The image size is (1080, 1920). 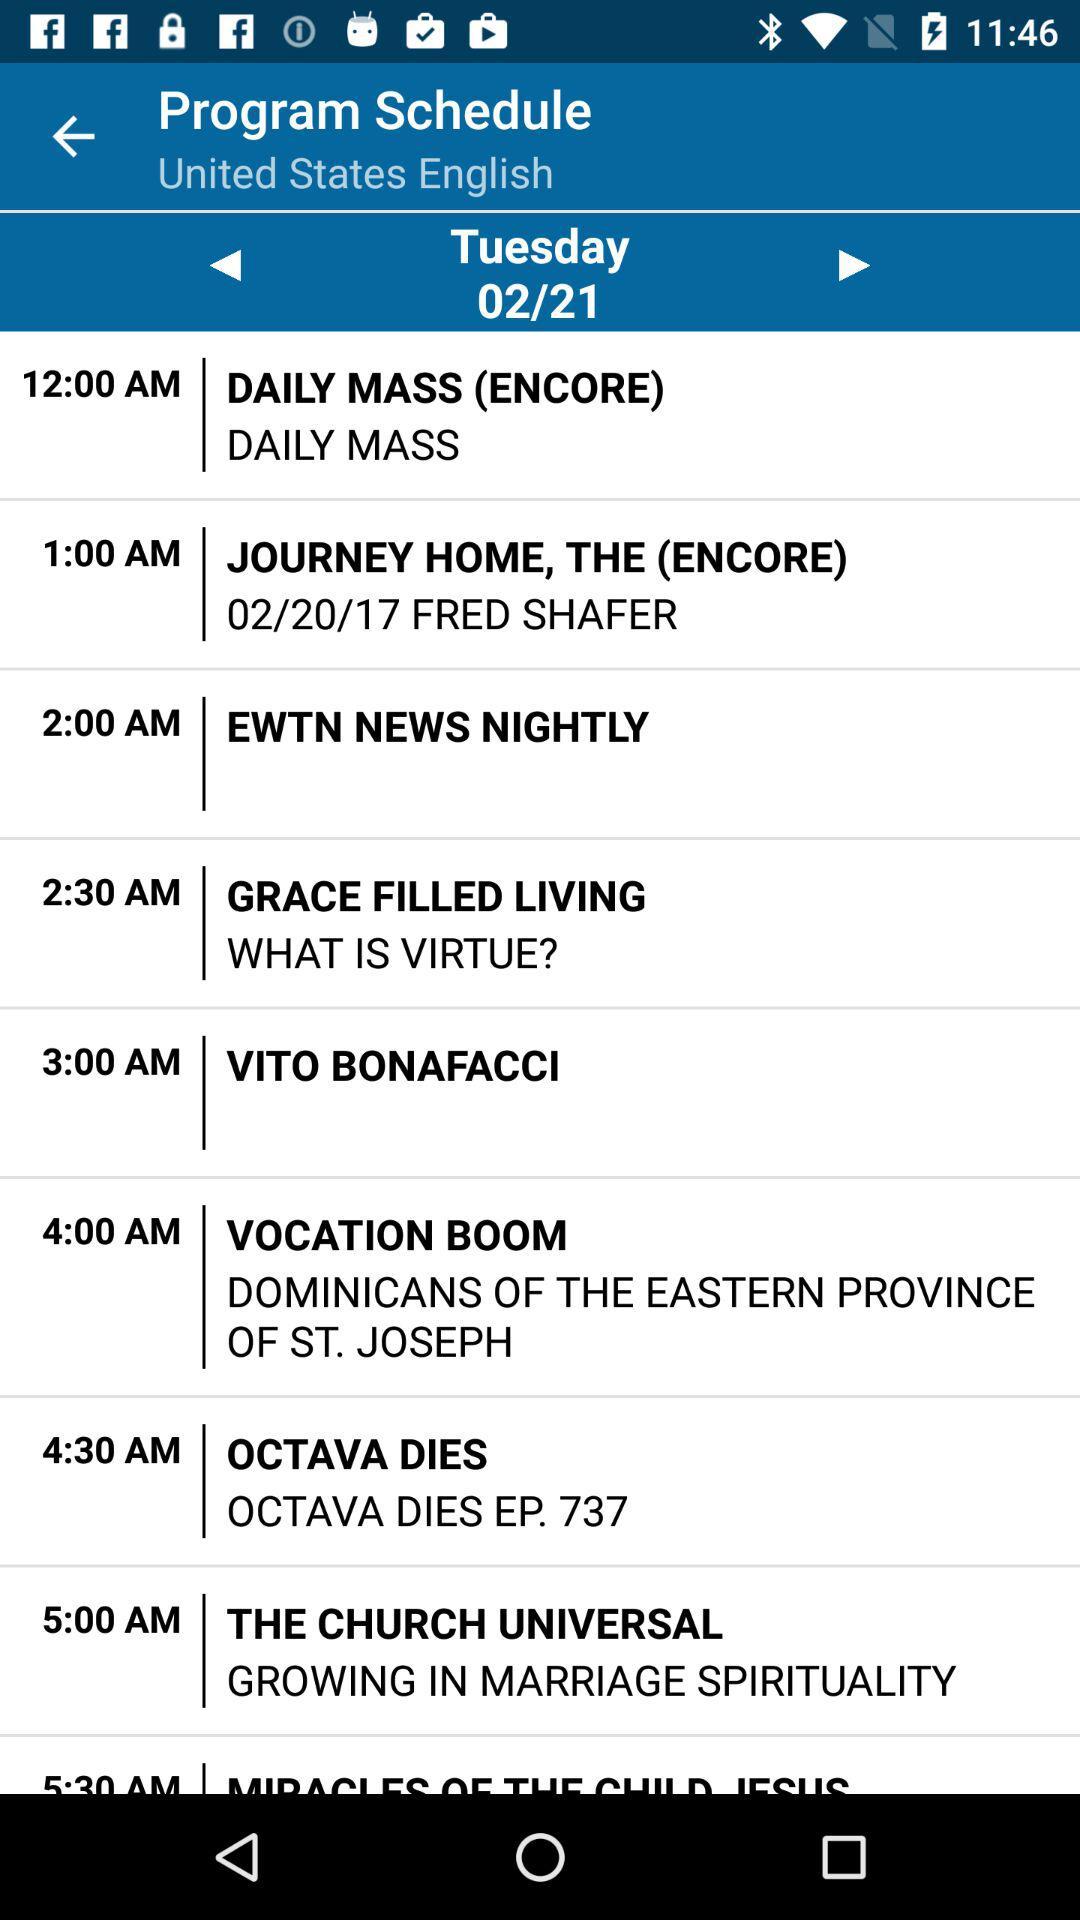 I want to click on the icon next to the octava dies item, so click(x=204, y=1481).